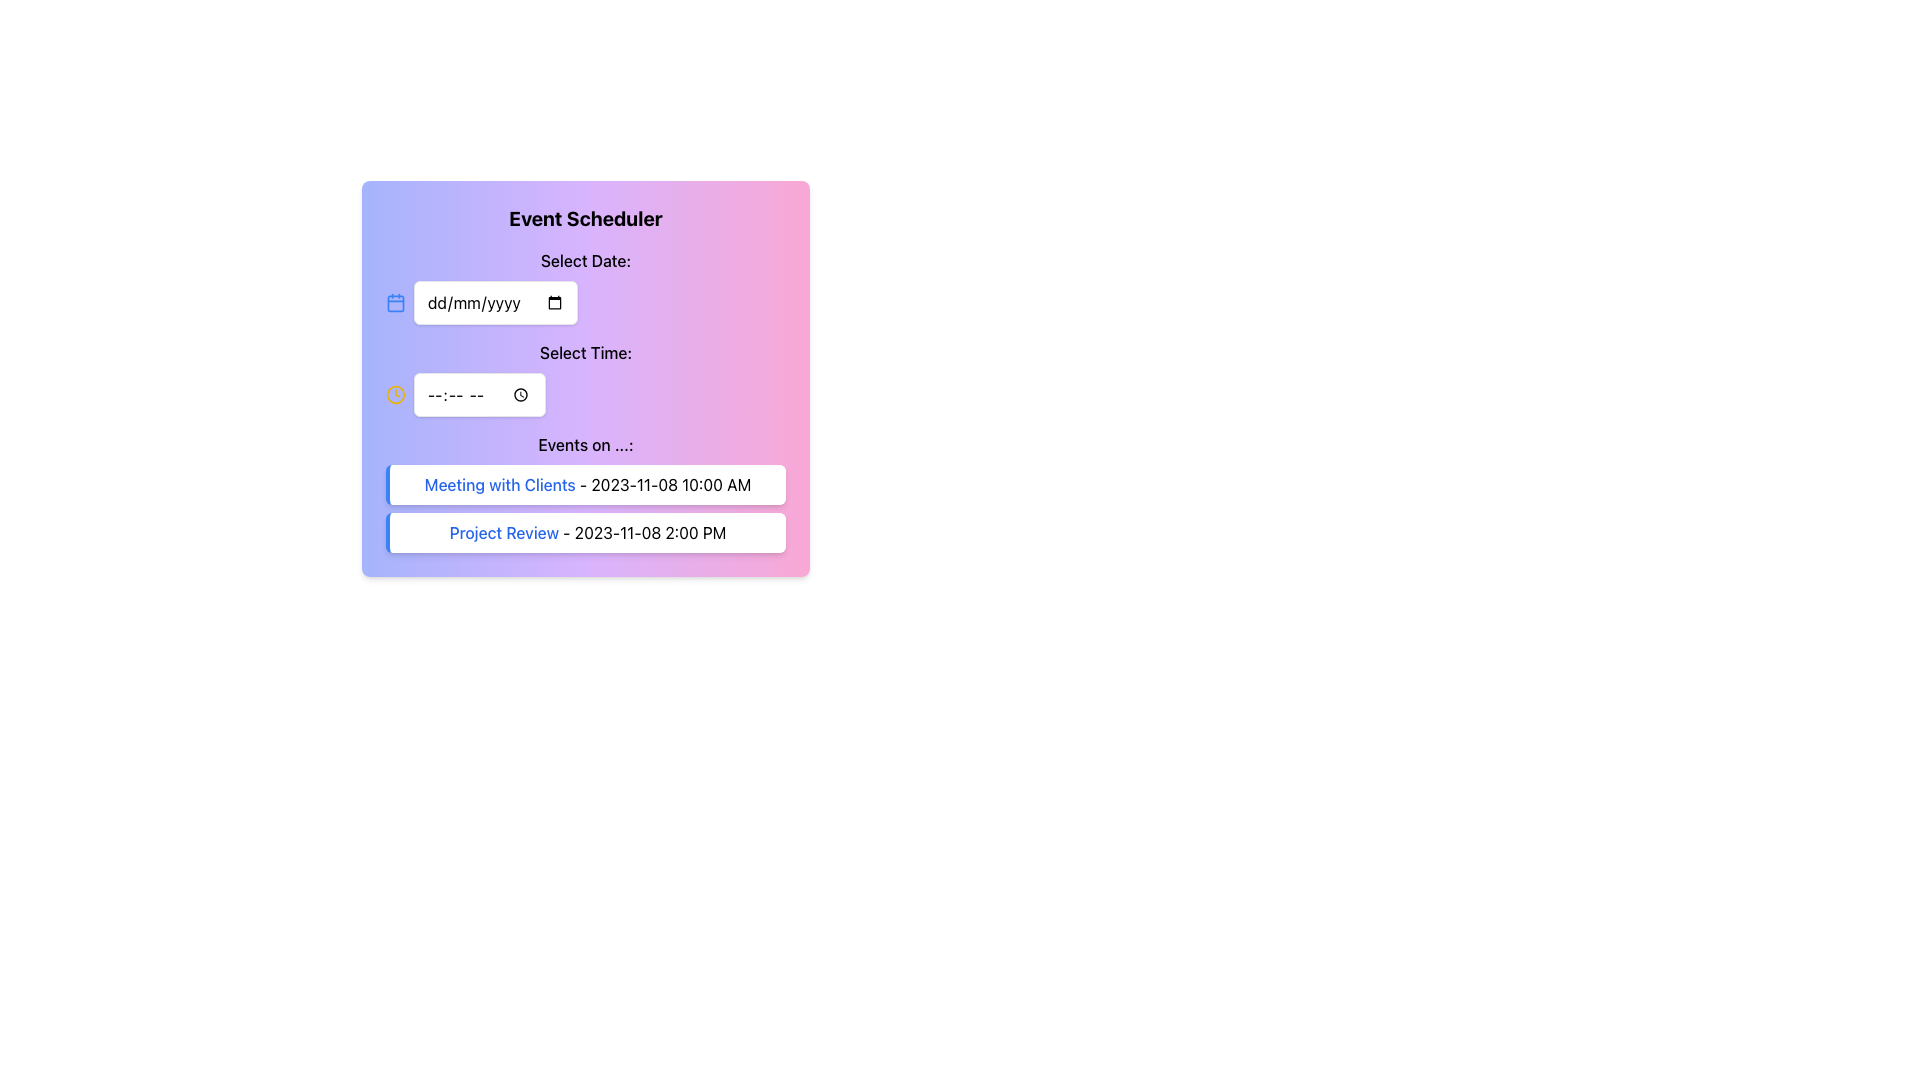  I want to click on the Text label displaying the event's details located directly above the 'Project Review' section in the scheduler interface, so click(584, 485).